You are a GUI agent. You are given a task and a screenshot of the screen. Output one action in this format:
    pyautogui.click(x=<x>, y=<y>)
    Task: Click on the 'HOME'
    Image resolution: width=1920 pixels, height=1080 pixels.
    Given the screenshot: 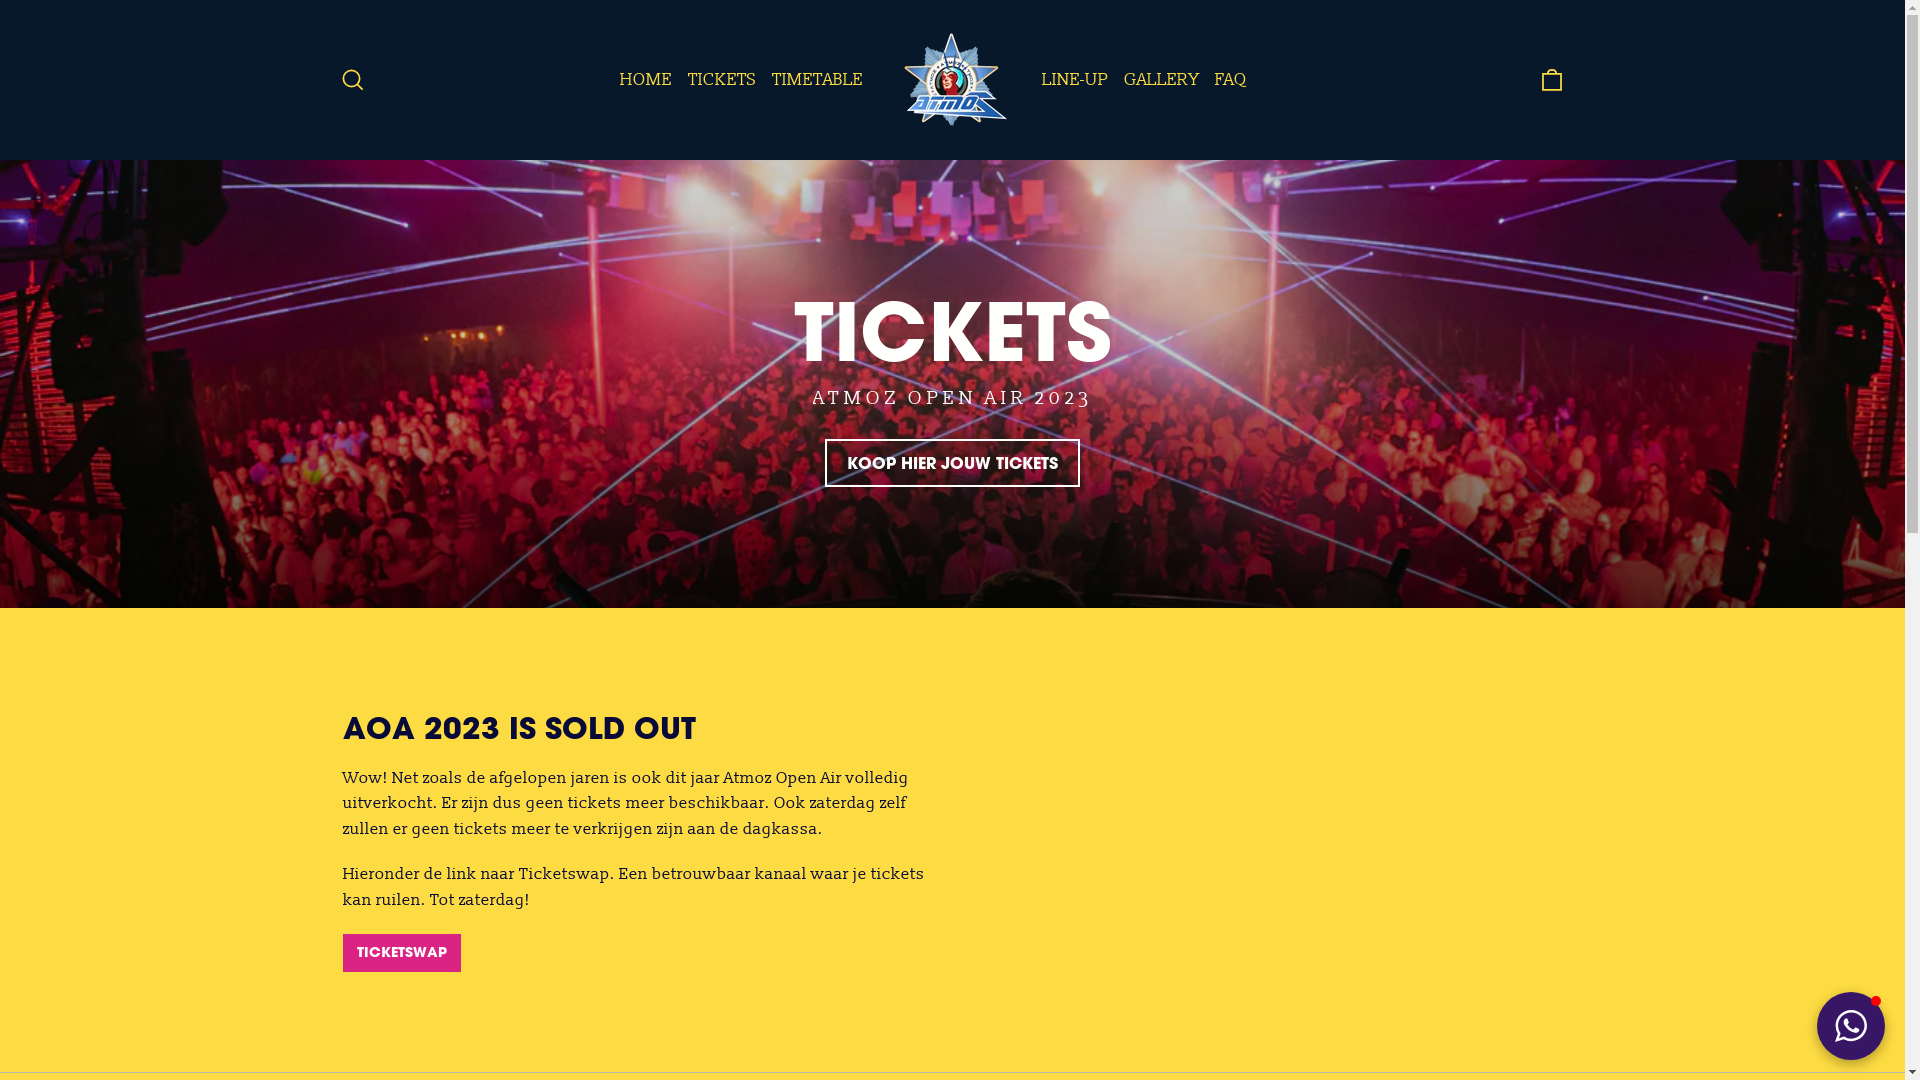 What is the action you would take?
    pyautogui.click(x=646, y=78)
    